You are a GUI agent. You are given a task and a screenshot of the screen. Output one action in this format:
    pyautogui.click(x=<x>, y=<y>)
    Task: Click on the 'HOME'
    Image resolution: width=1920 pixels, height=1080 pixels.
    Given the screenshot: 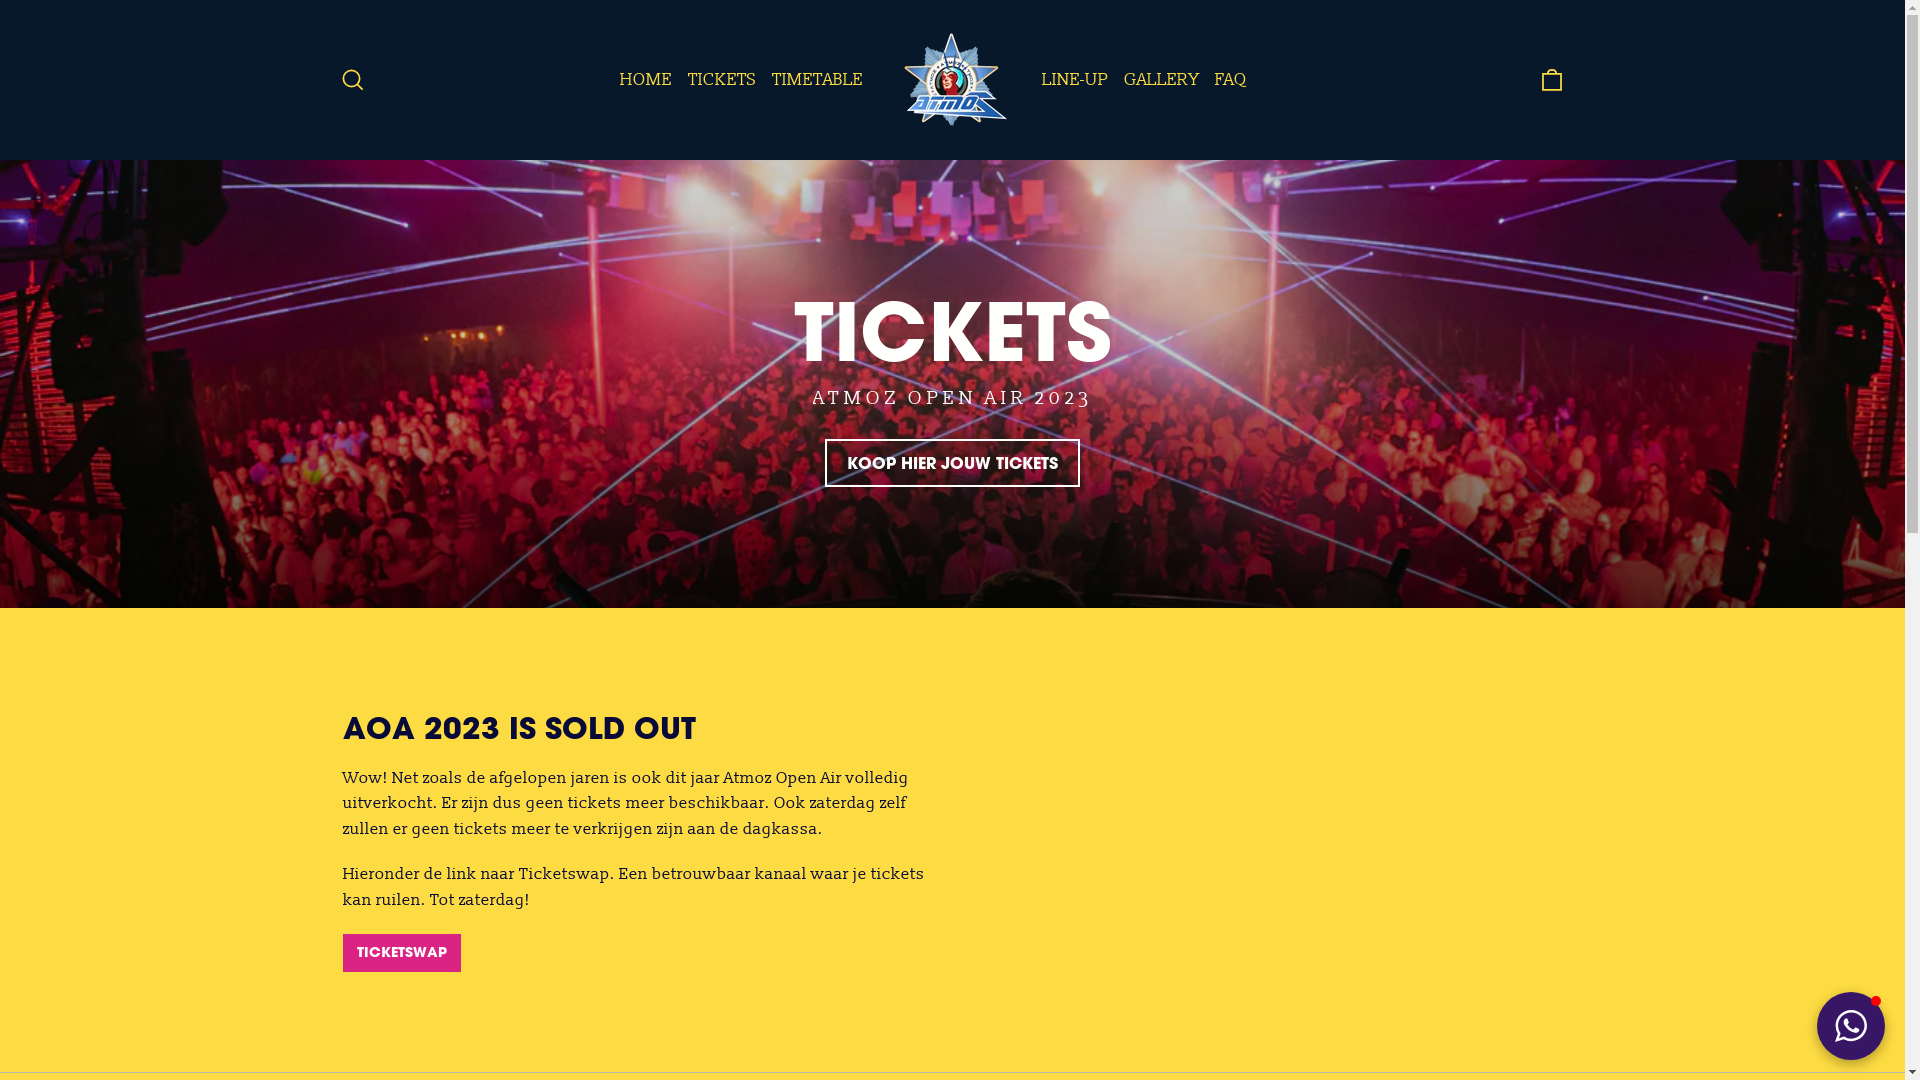 What is the action you would take?
    pyautogui.click(x=646, y=78)
    